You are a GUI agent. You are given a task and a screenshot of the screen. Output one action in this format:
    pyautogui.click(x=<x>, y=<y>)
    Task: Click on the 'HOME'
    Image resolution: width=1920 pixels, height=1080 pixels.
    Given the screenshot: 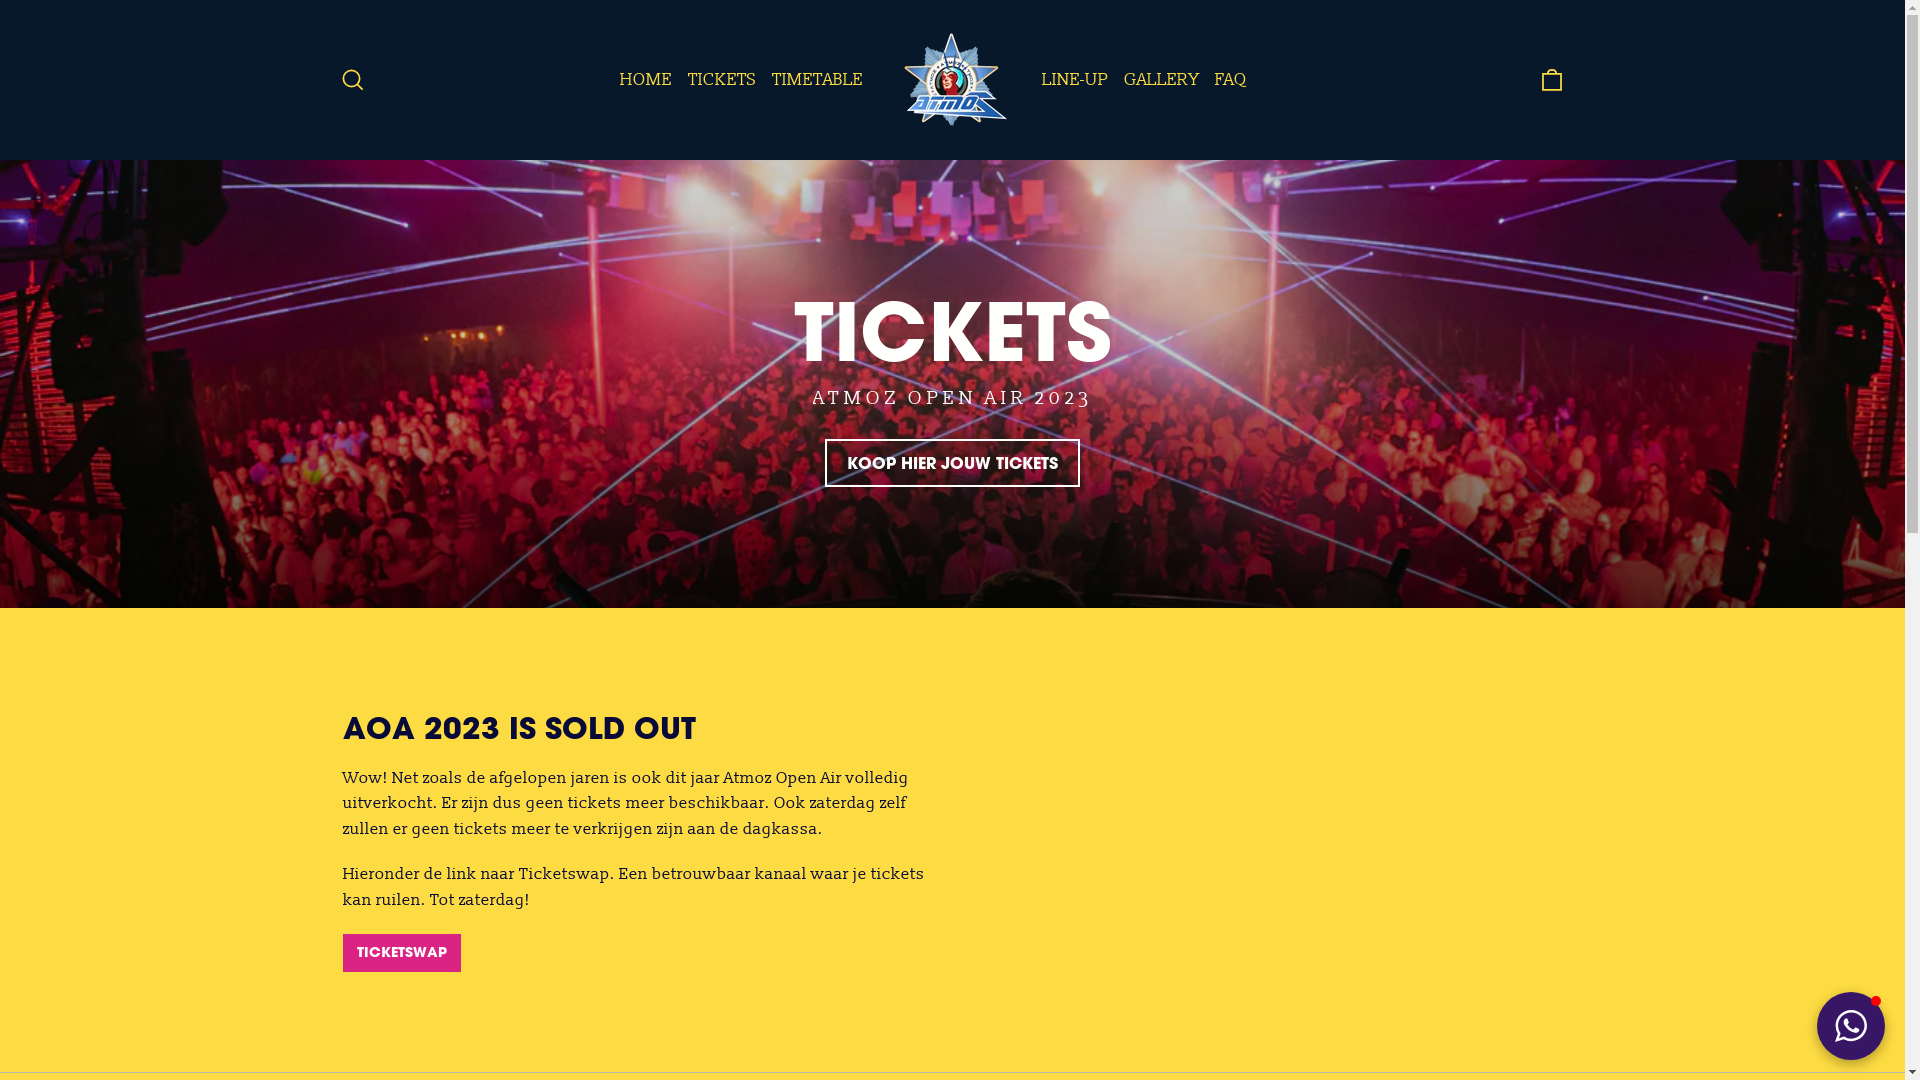 What is the action you would take?
    pyautogui.click(x=646, y=78)
    